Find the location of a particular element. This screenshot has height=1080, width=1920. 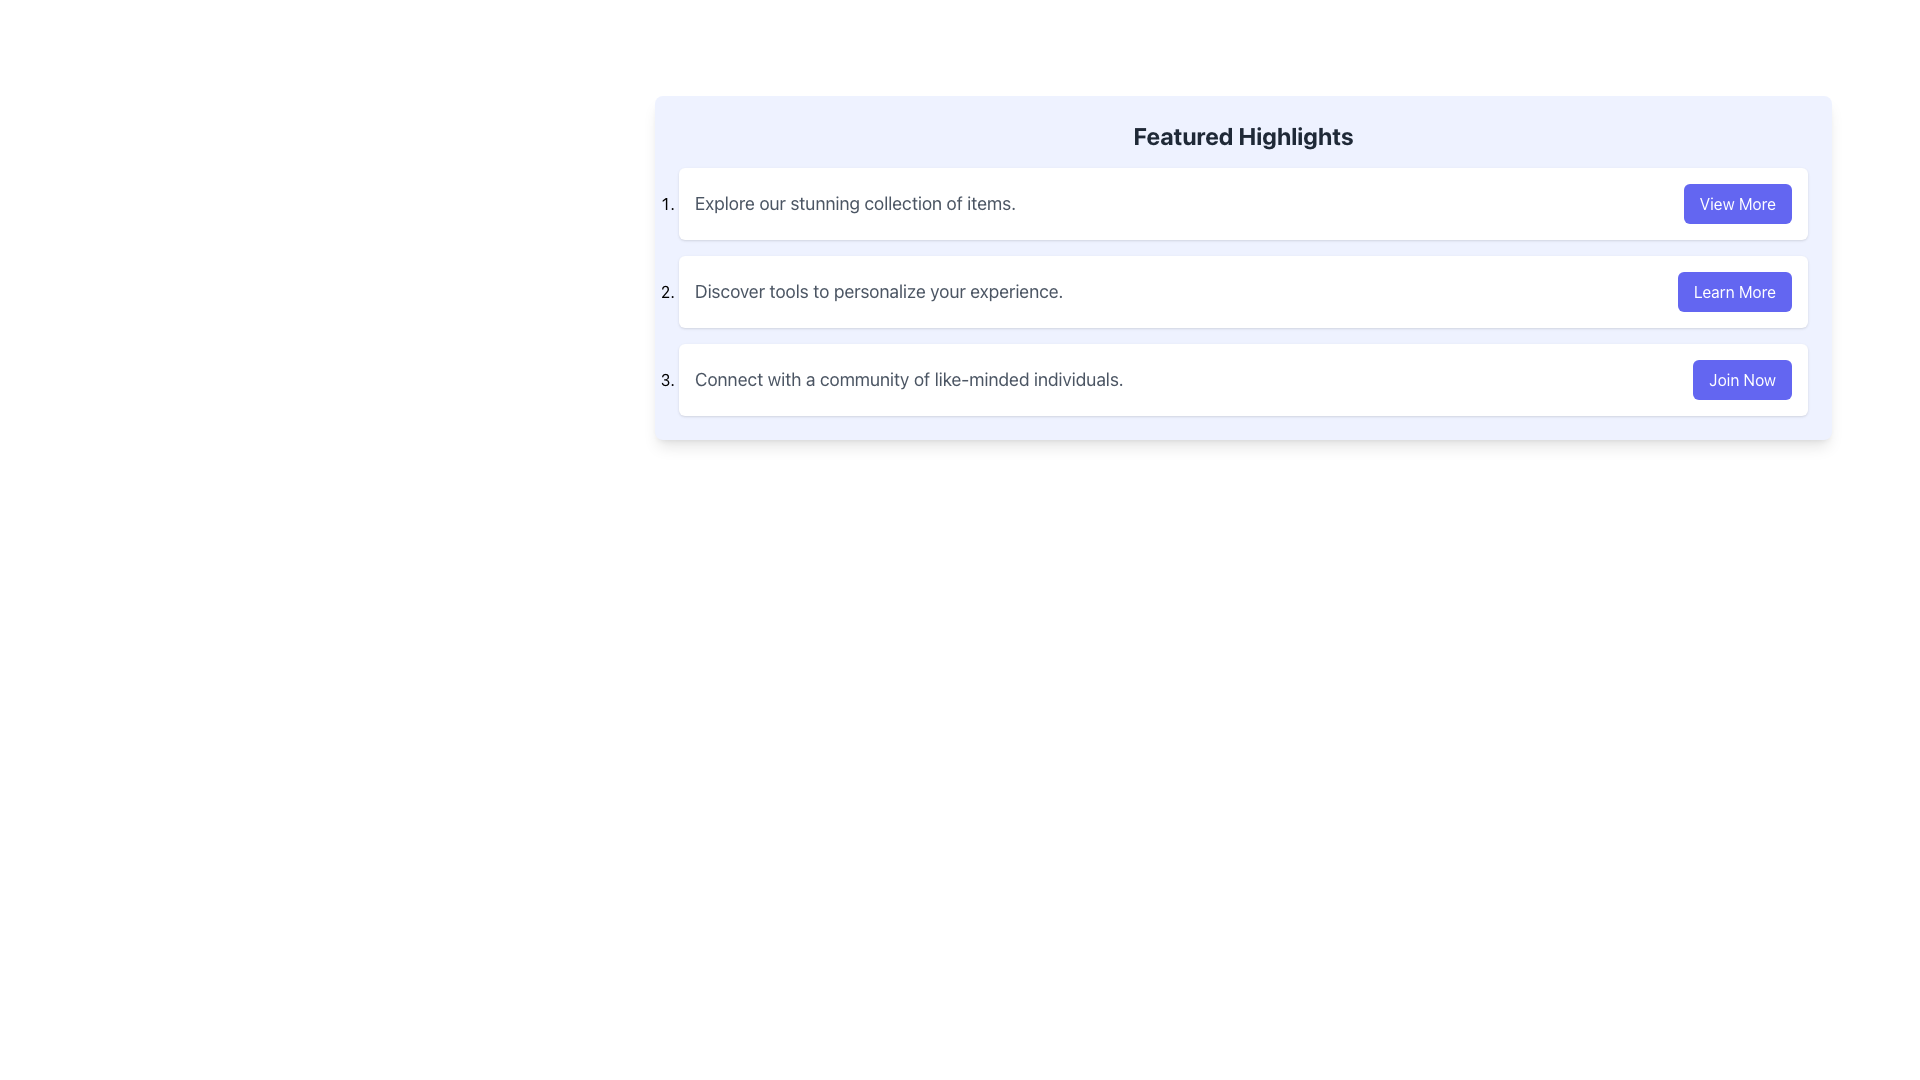

informational text that serves as a descriptive label in the second entry of a vertically aligned list, located to the left of a 'Learn More' button is located at coordinates (879, 292).